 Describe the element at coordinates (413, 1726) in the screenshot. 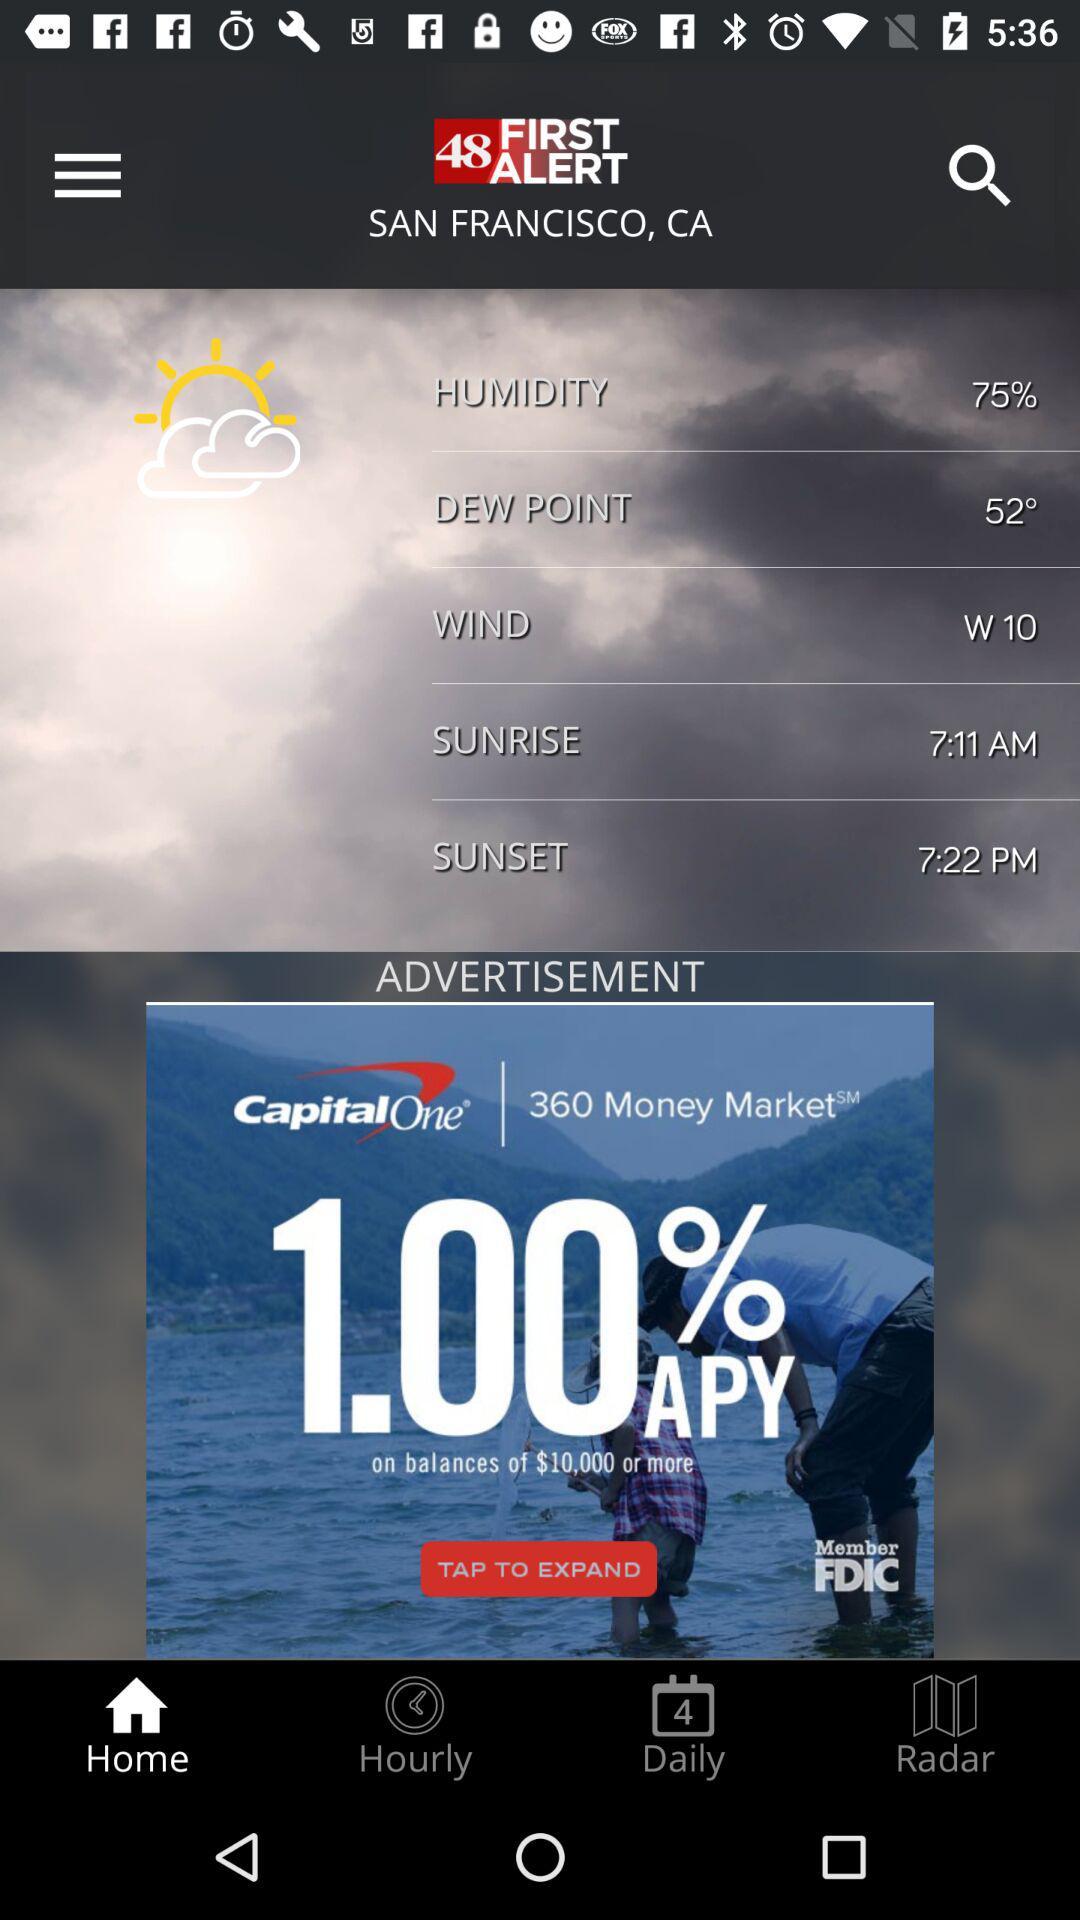

I see `the radio button next to daily` at that location.